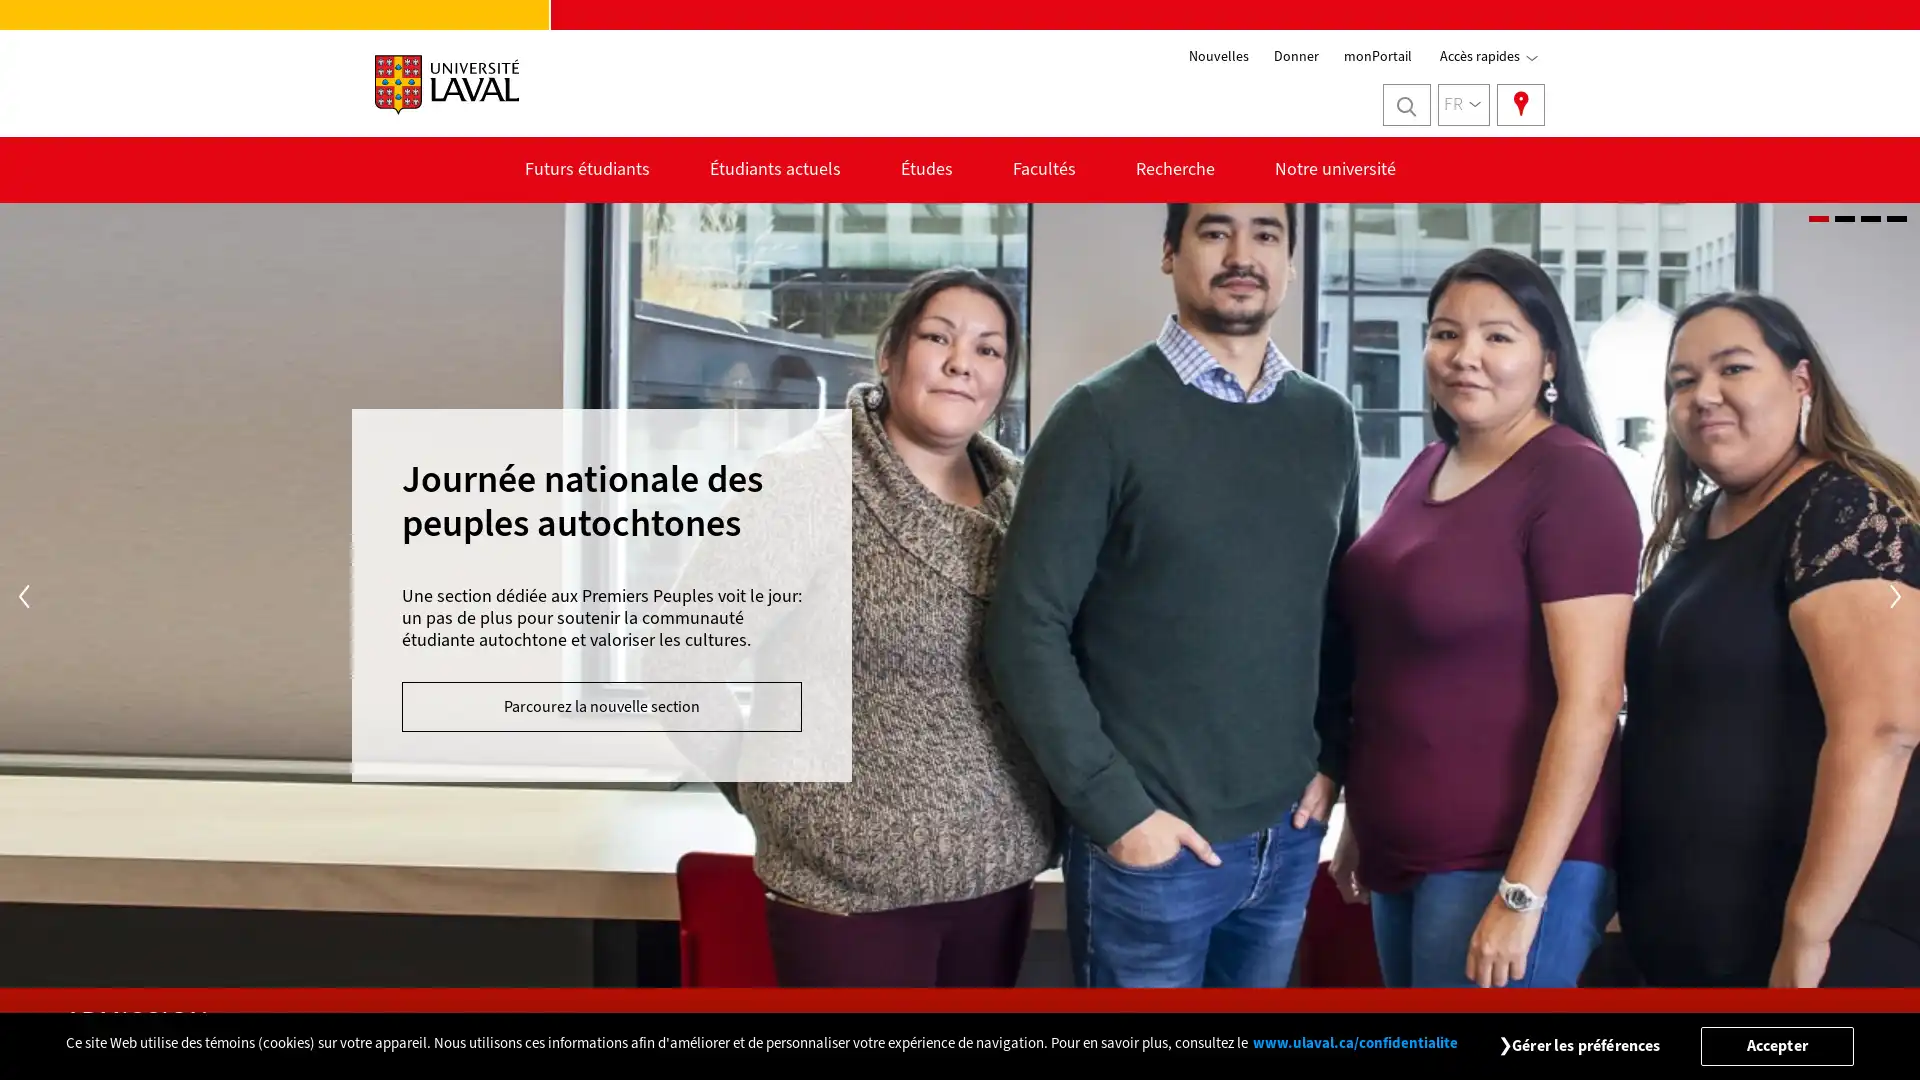  I want to click on Gerer les preferences, so click(1584, 1044).